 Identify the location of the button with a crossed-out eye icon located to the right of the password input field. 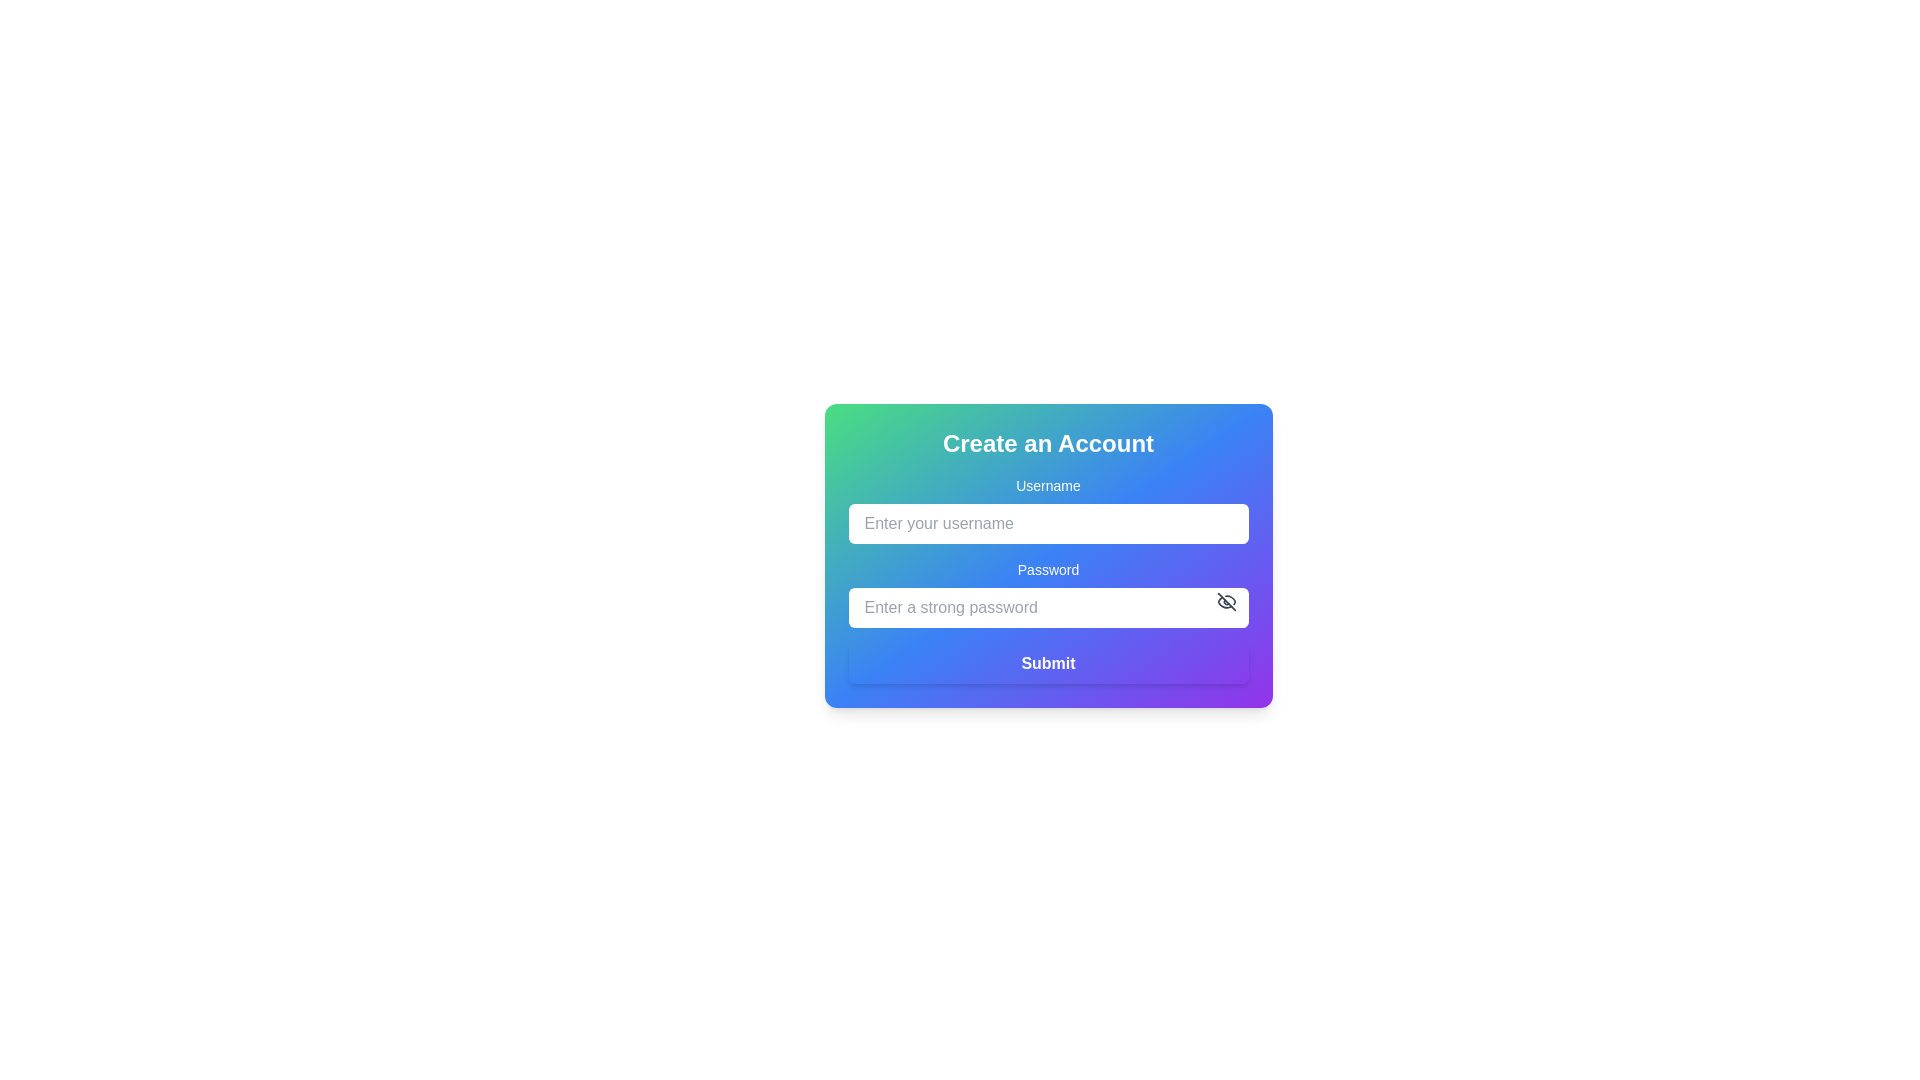
(1225, 600).